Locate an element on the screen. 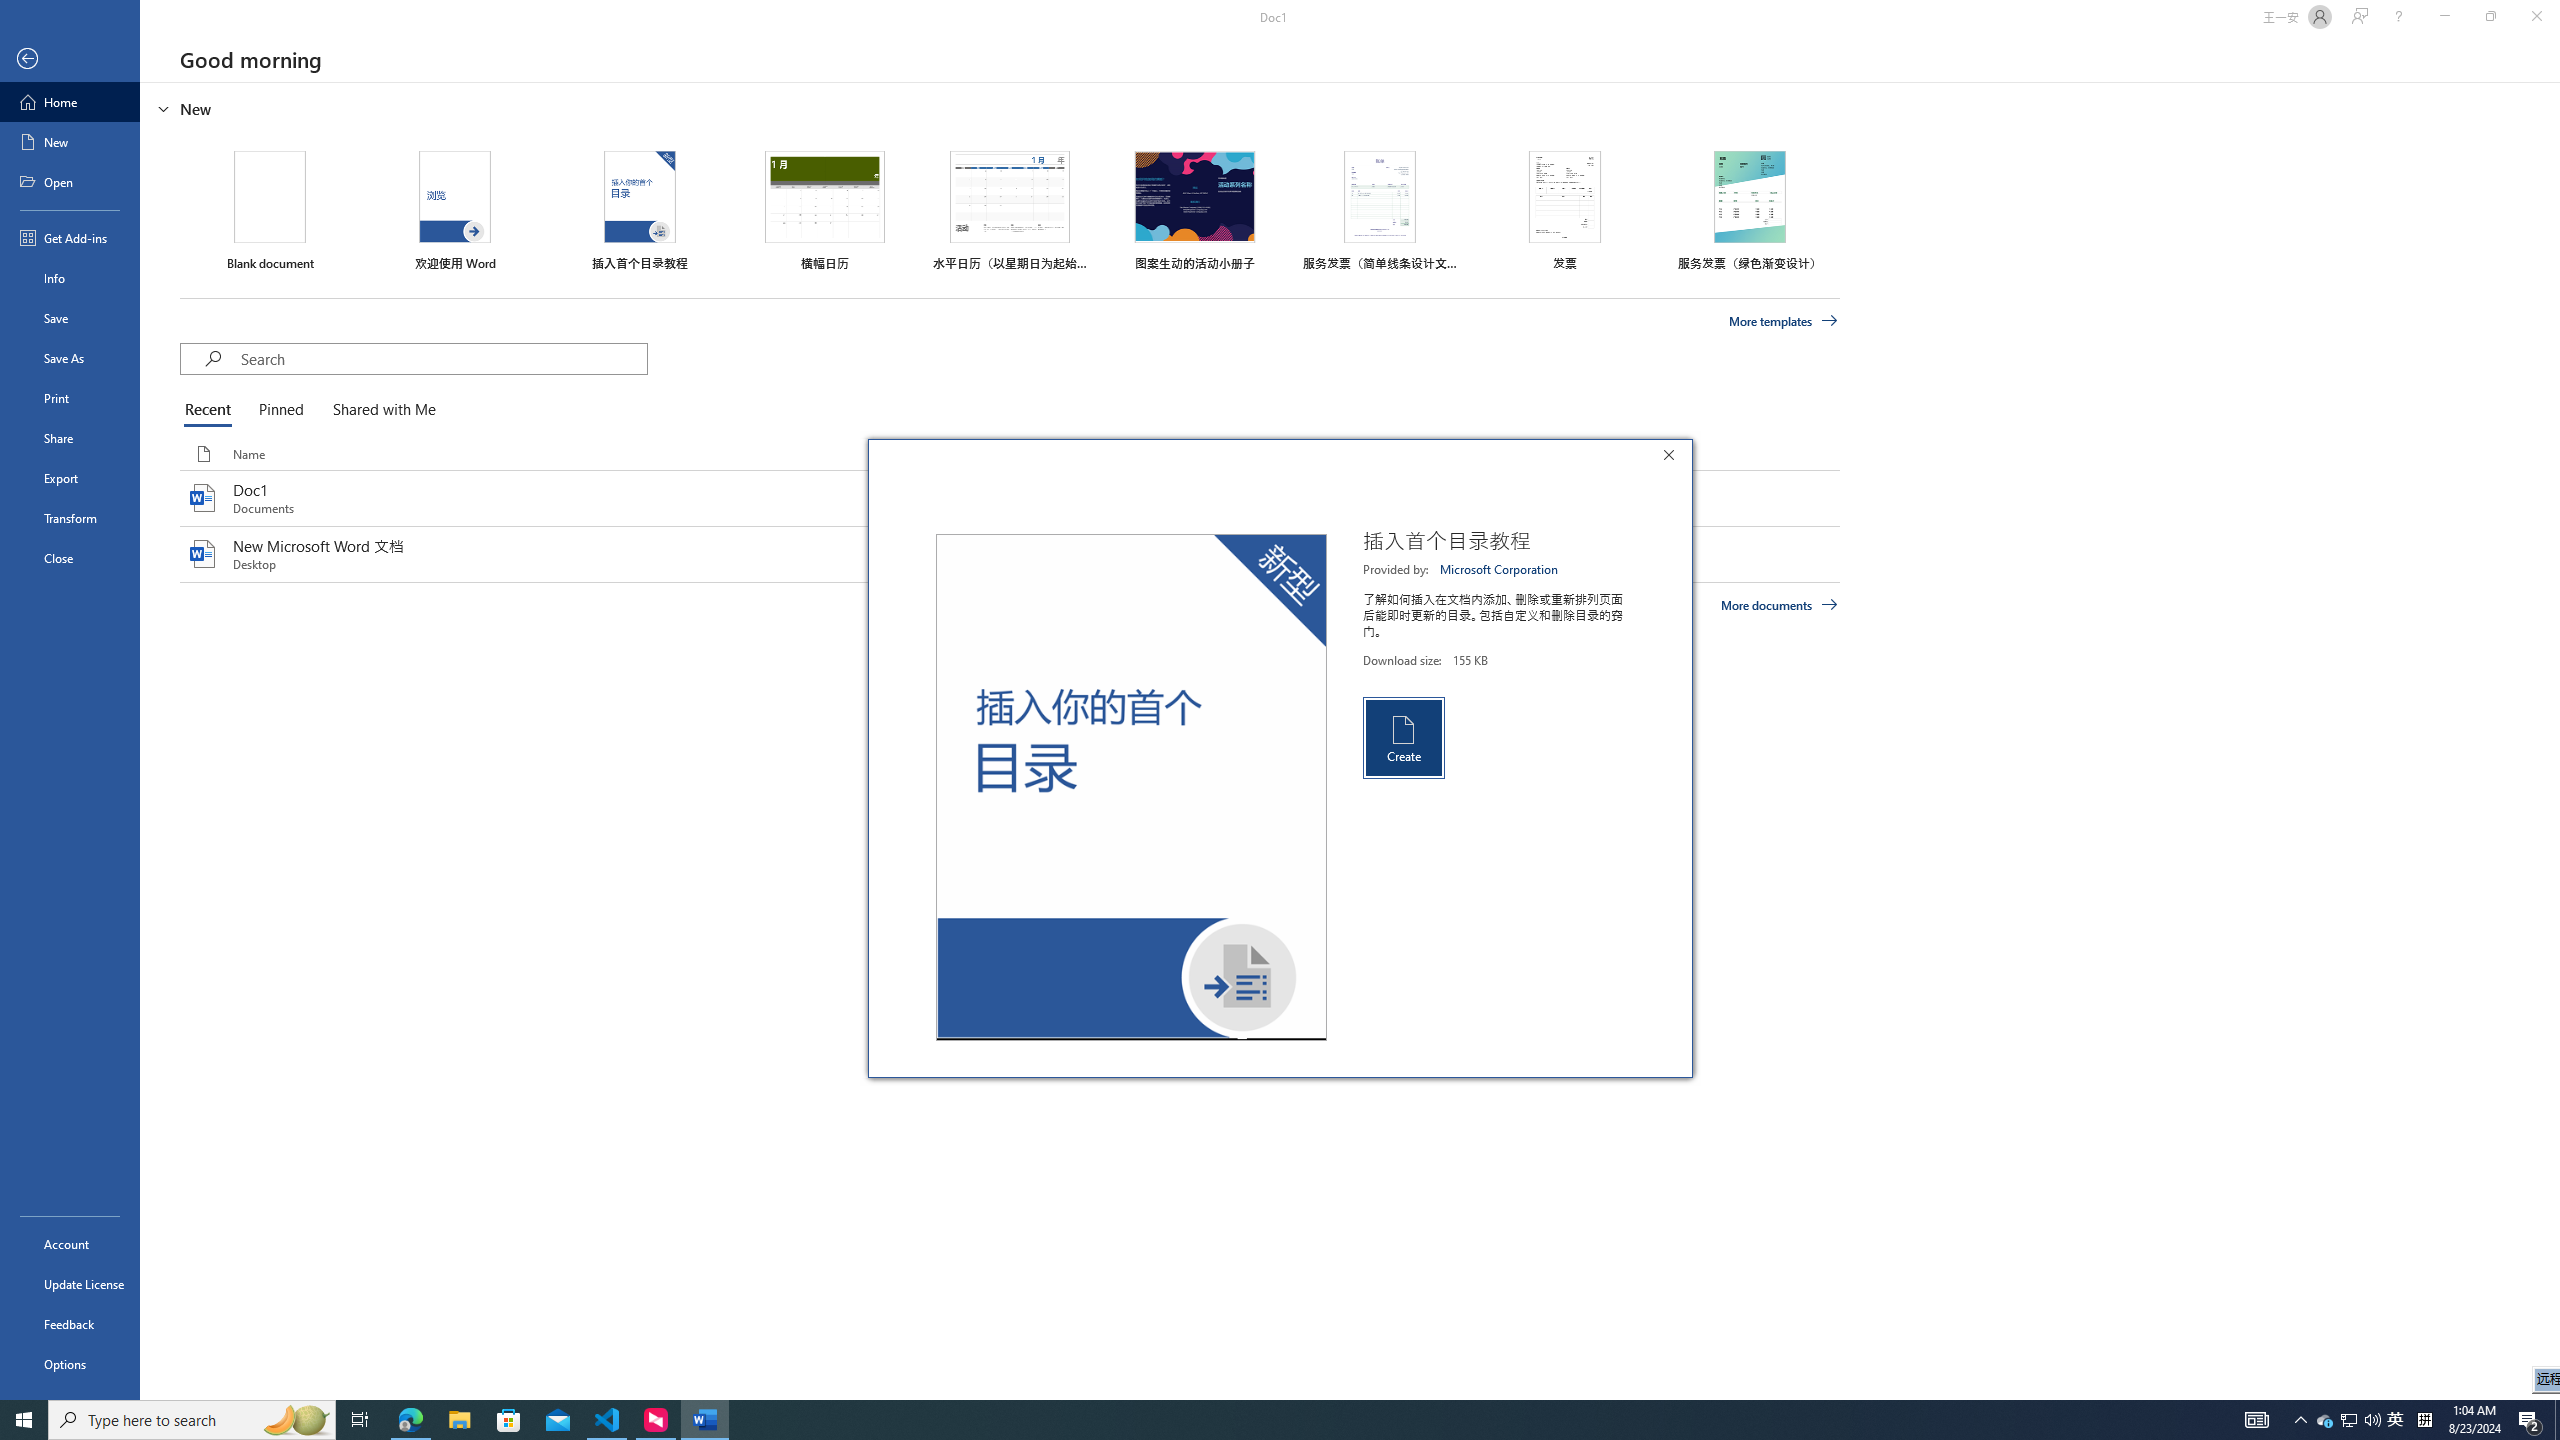 The height and width of the screenshot is (1440, 2560). 'Account' is located at coordinates (69, 1244).